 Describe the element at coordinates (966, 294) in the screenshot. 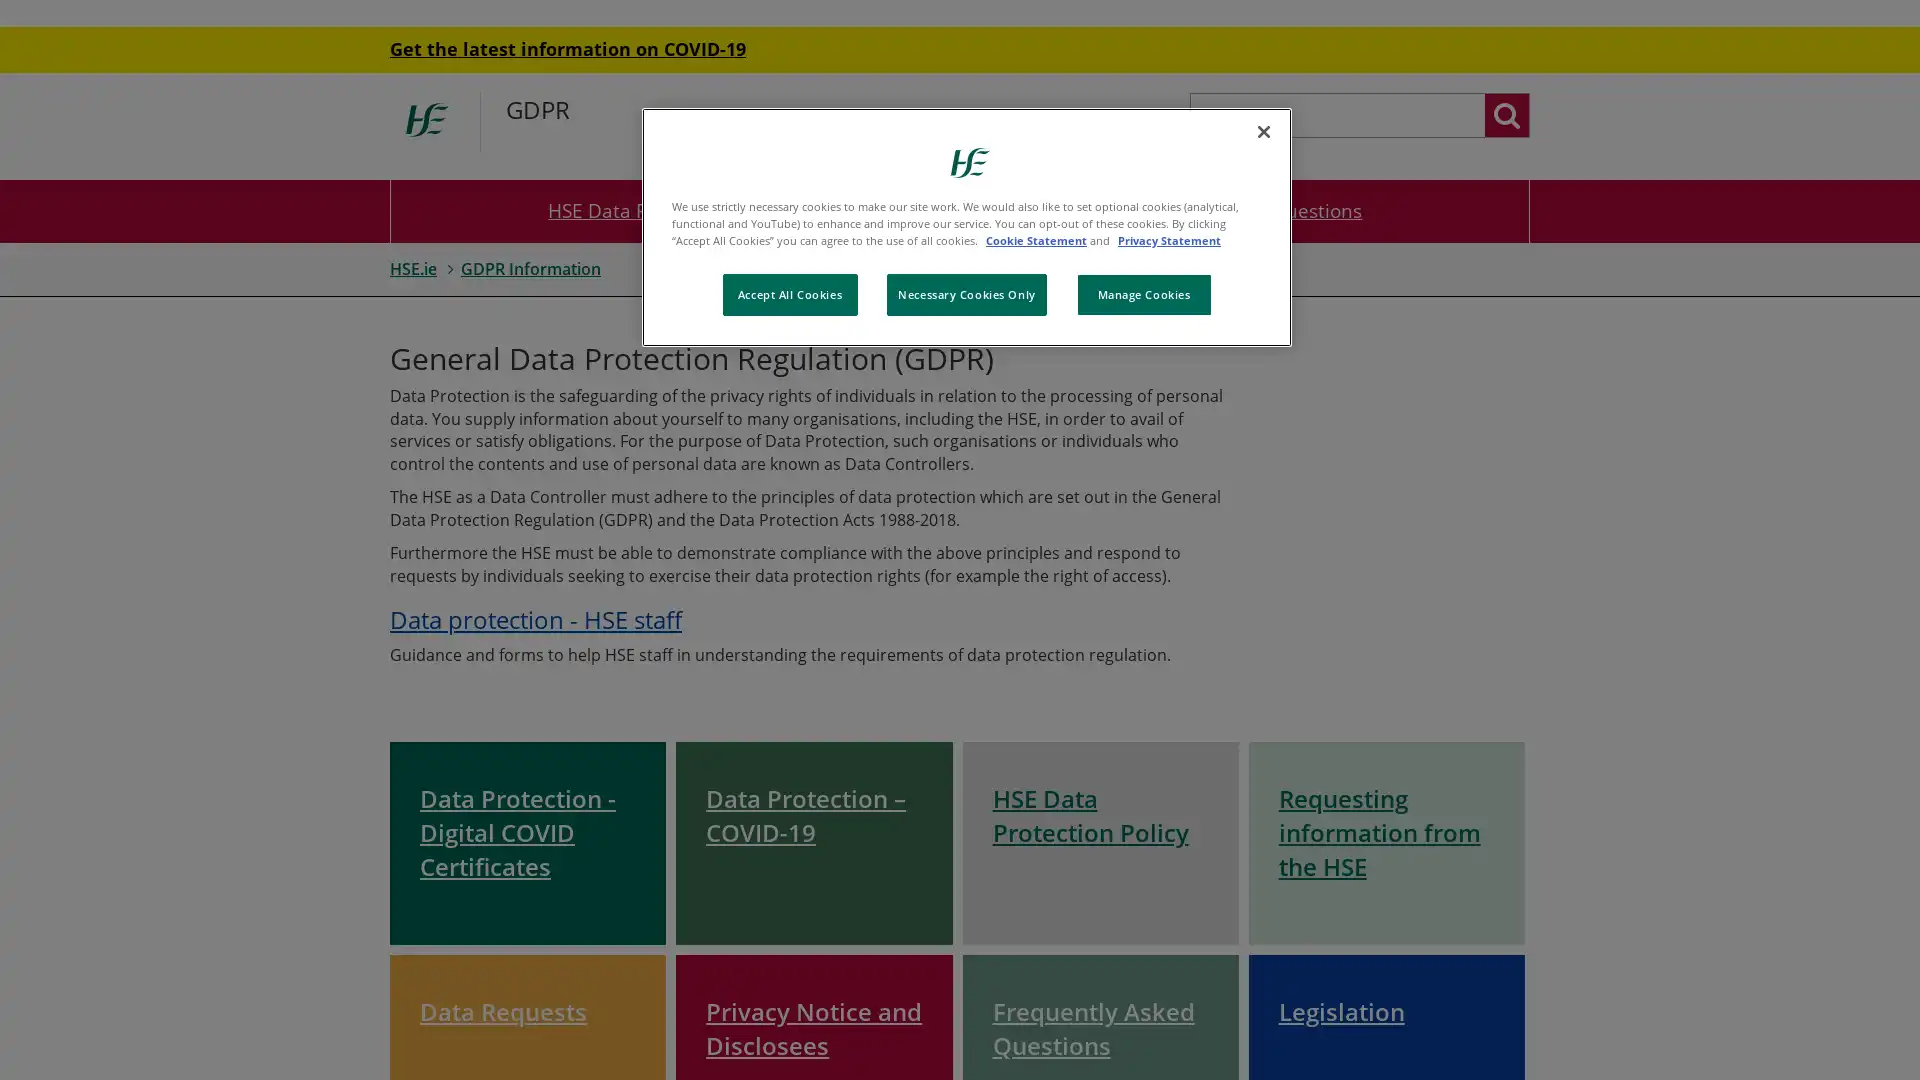

I see `Necessary Cookies Only` at that location.